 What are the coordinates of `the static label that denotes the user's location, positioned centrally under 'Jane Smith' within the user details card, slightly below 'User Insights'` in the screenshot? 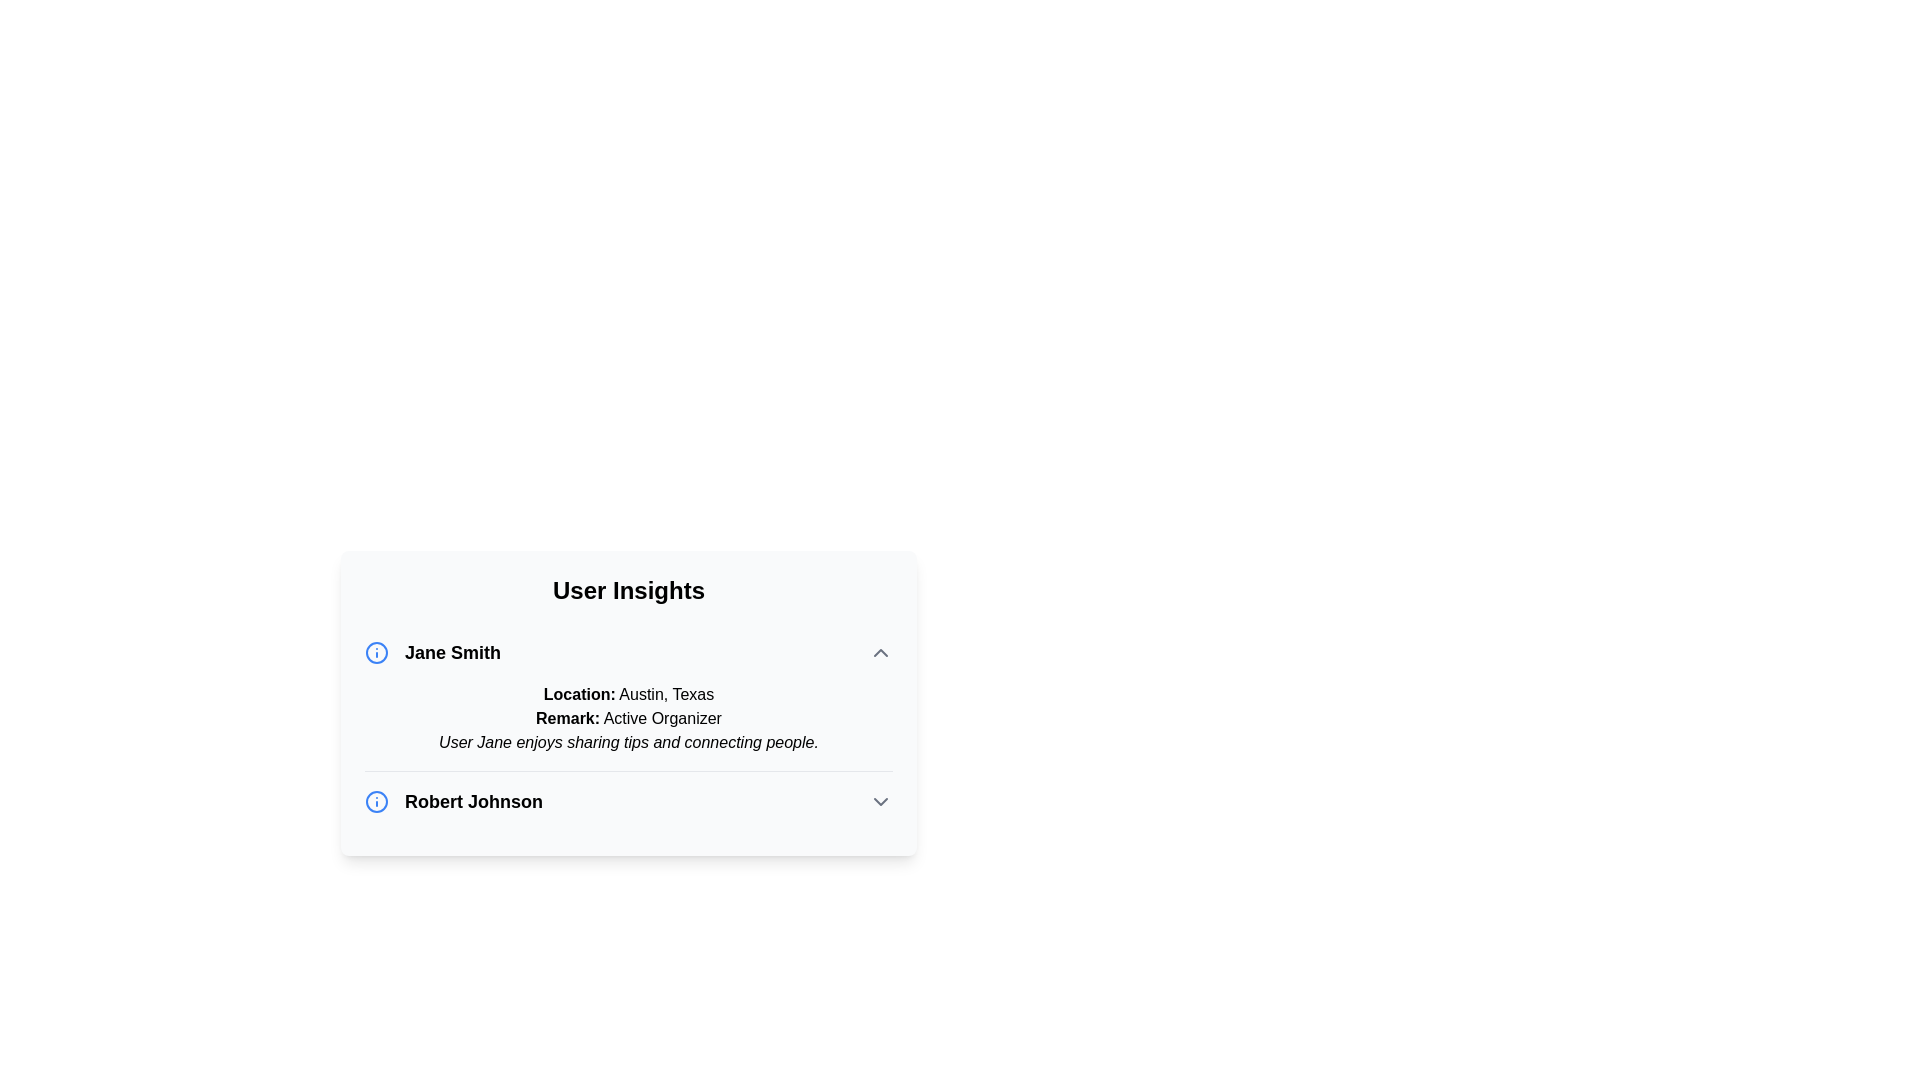 It's located at (578, 693).